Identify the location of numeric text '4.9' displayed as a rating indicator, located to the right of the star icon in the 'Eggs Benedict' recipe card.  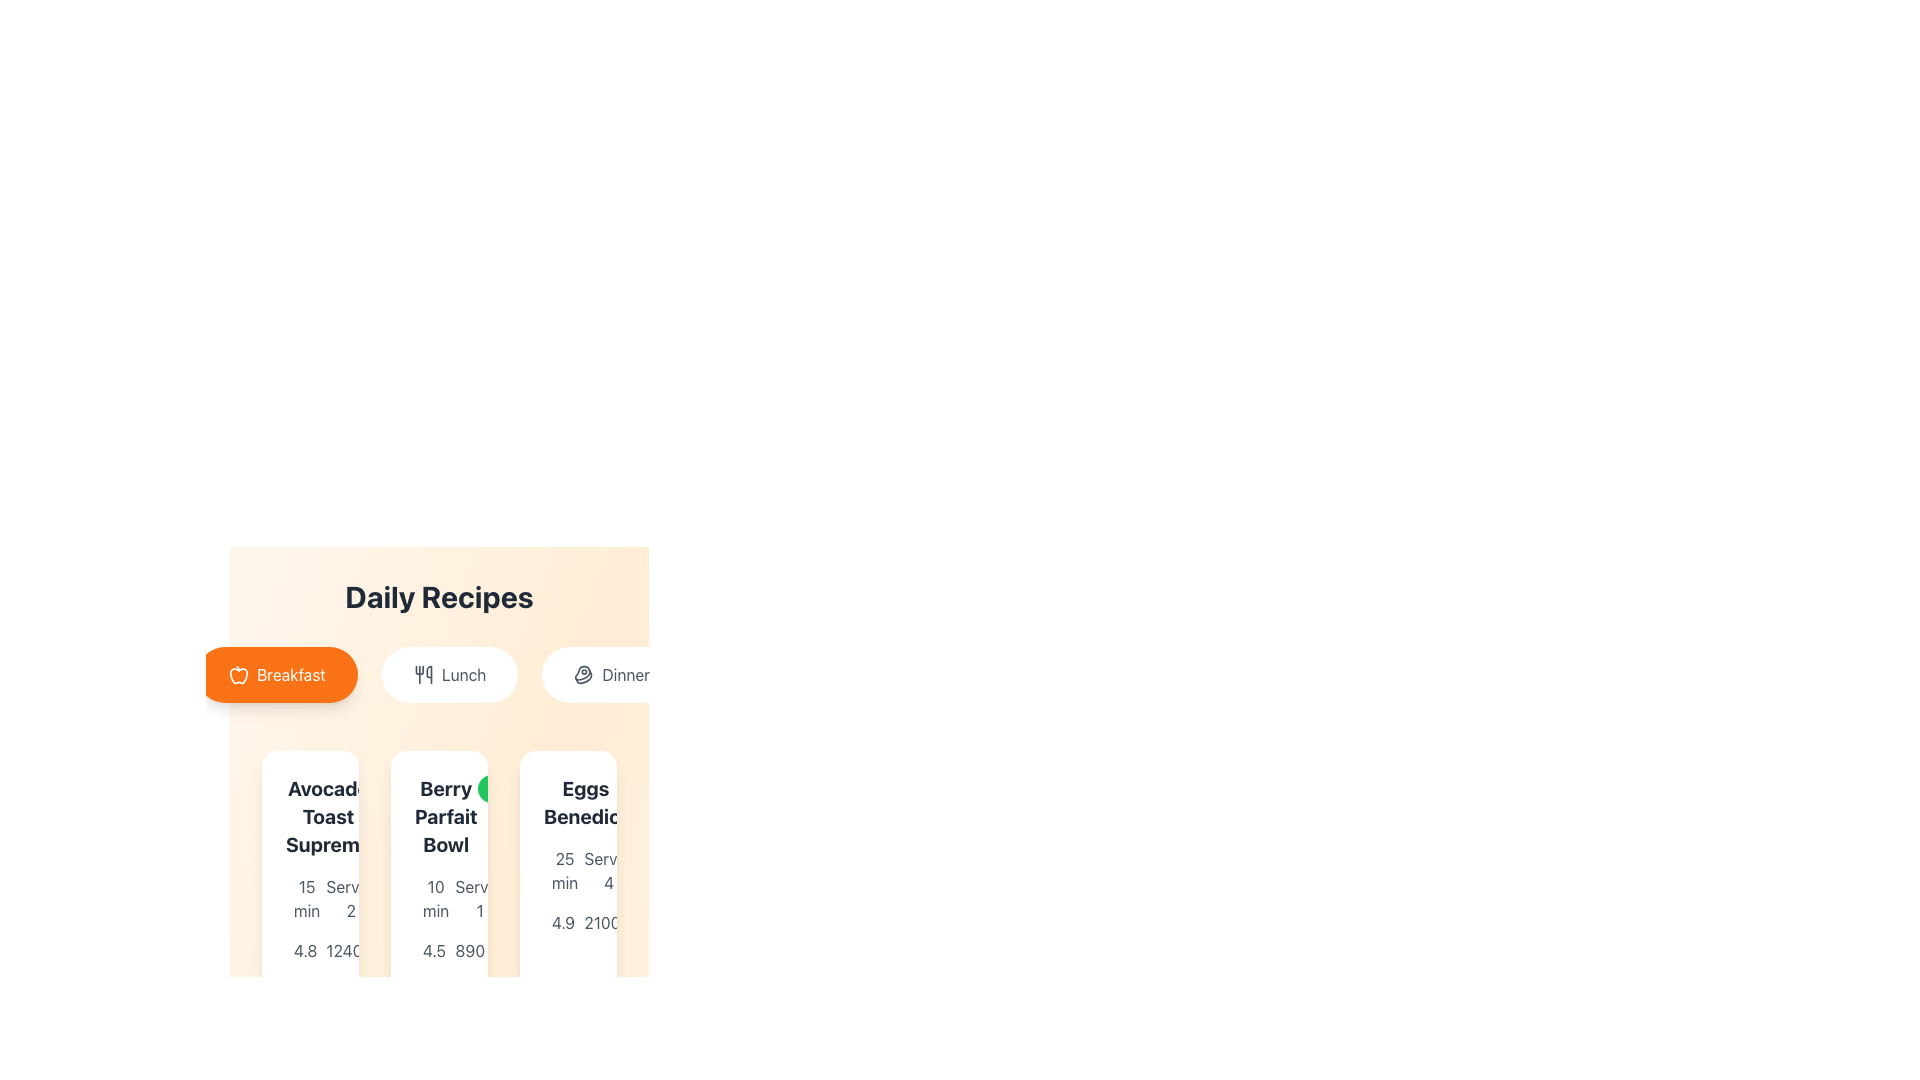
(562, 922).